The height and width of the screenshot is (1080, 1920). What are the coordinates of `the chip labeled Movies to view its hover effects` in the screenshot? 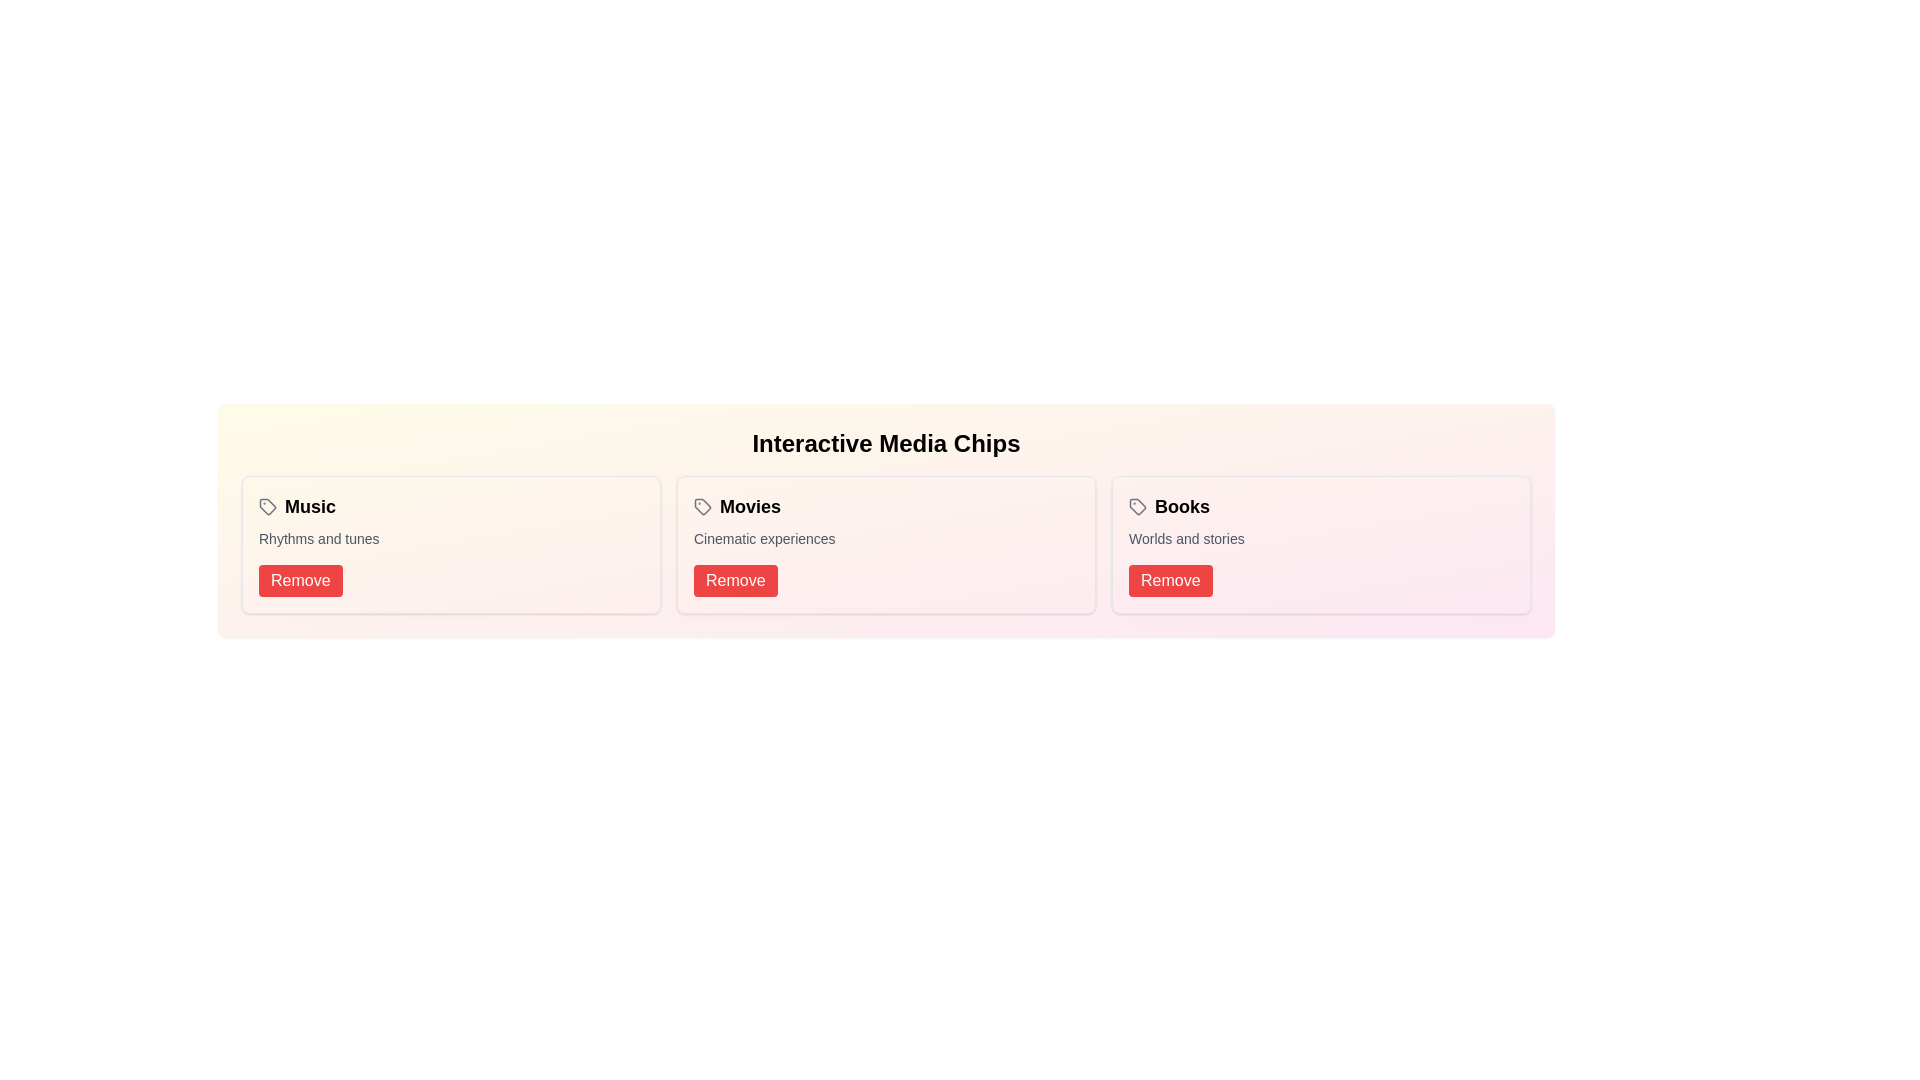 It's located at (736, 505).